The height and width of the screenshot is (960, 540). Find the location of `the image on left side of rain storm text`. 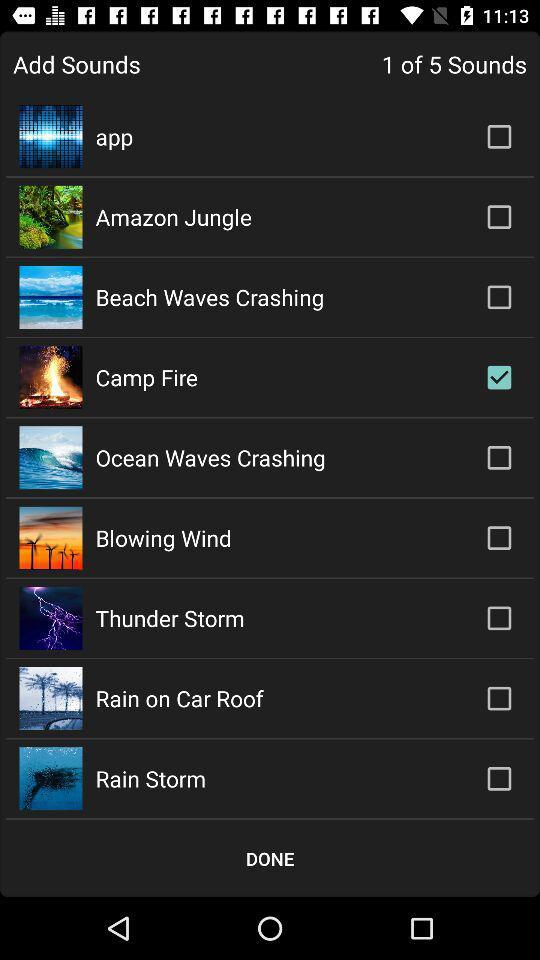

the image on left side of rain storm text is located at coordinates (51, 777).